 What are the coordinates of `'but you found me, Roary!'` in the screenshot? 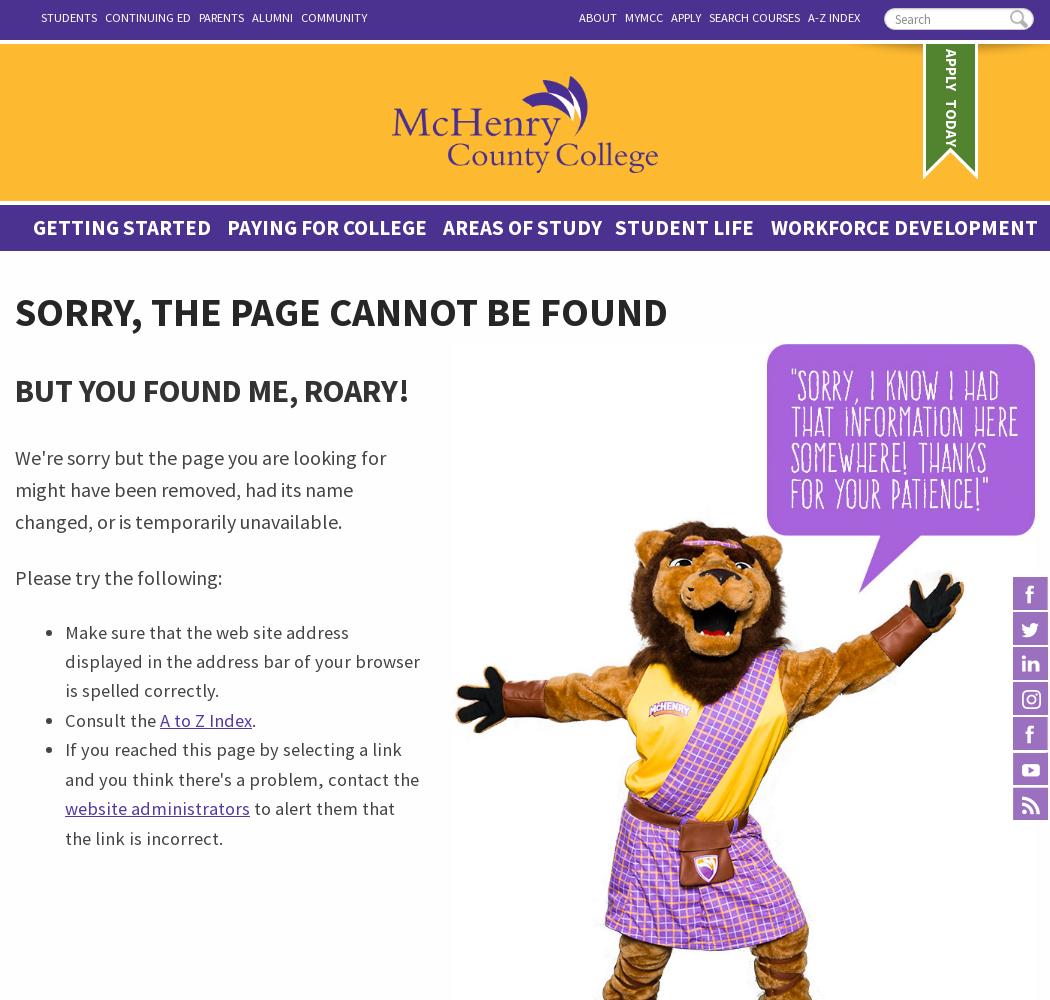 It's located at (211, 391).